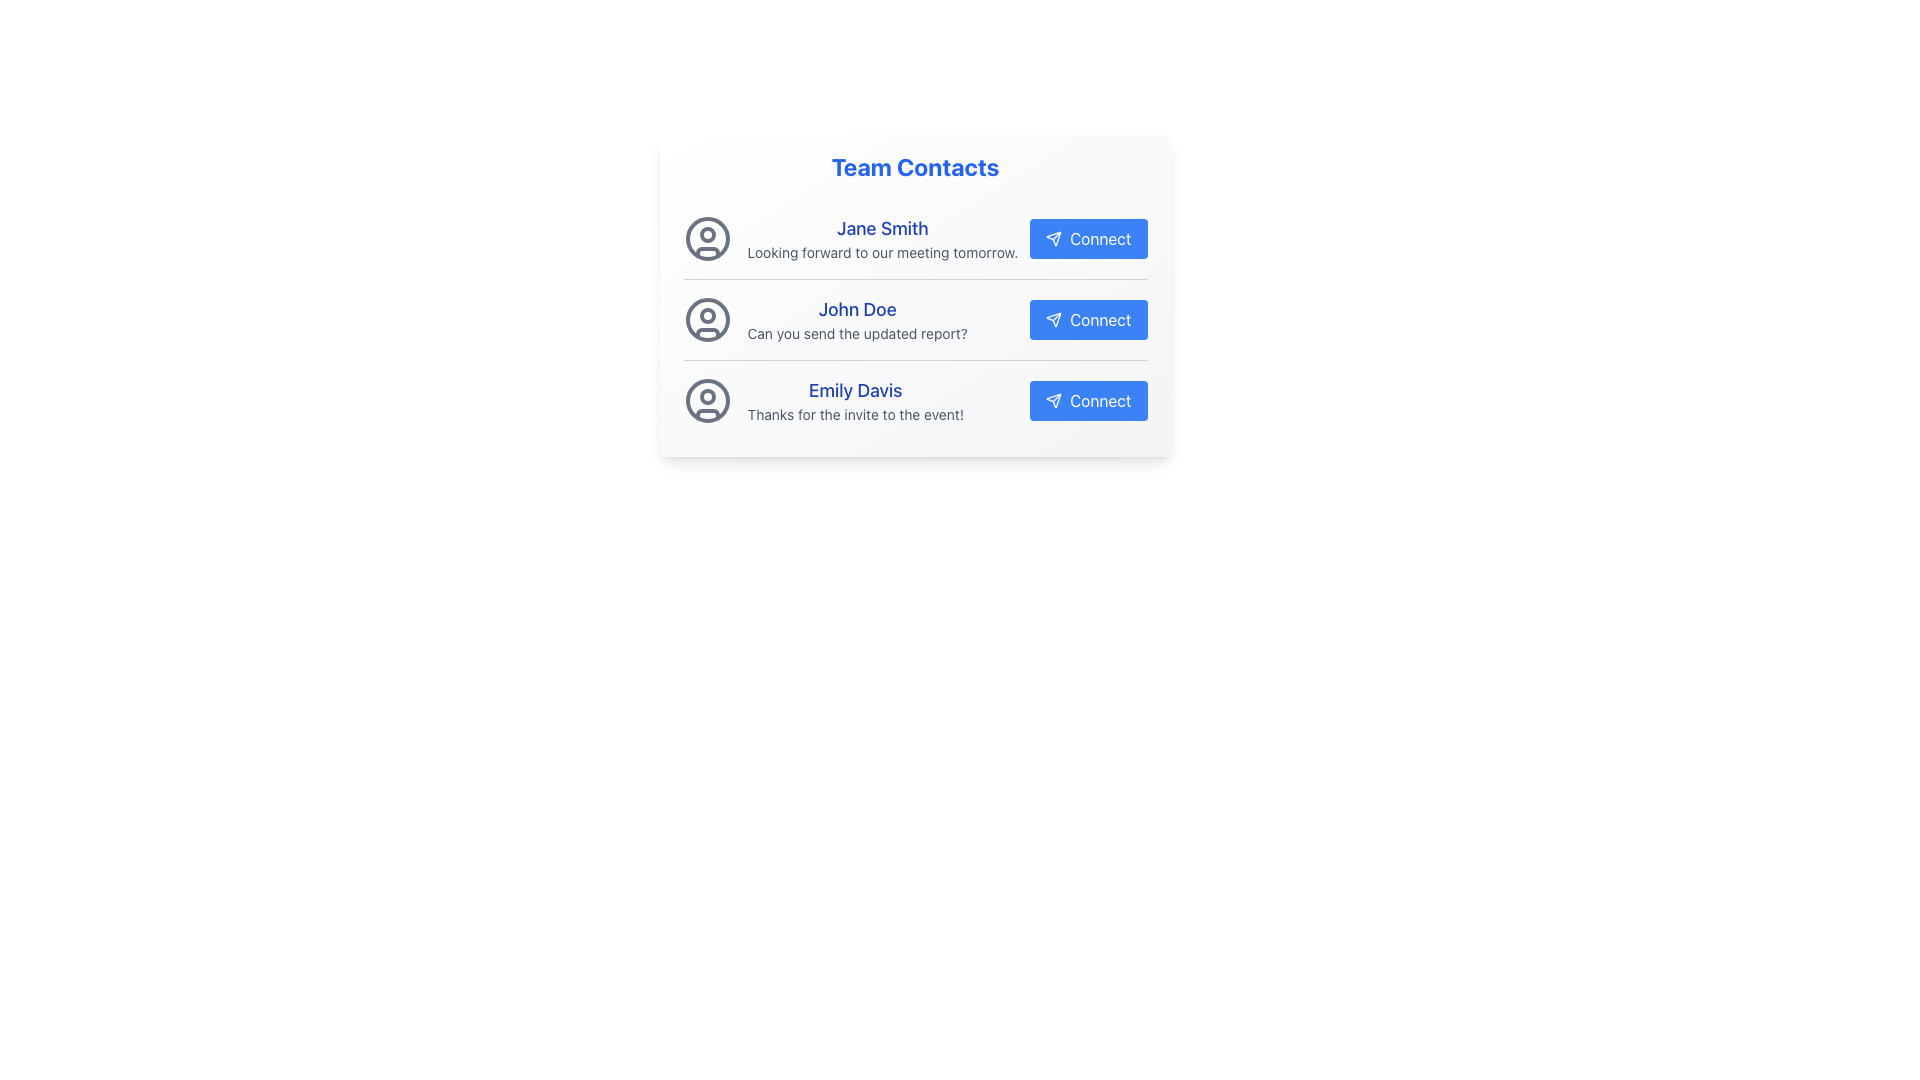 The height and width of the screenshot is (1080, 1920). Describe the element at coordinates (707, 332) in the screenshot. I see `the body line of the user profile icon representing 'John Doe' in the second contact entry` at that location.